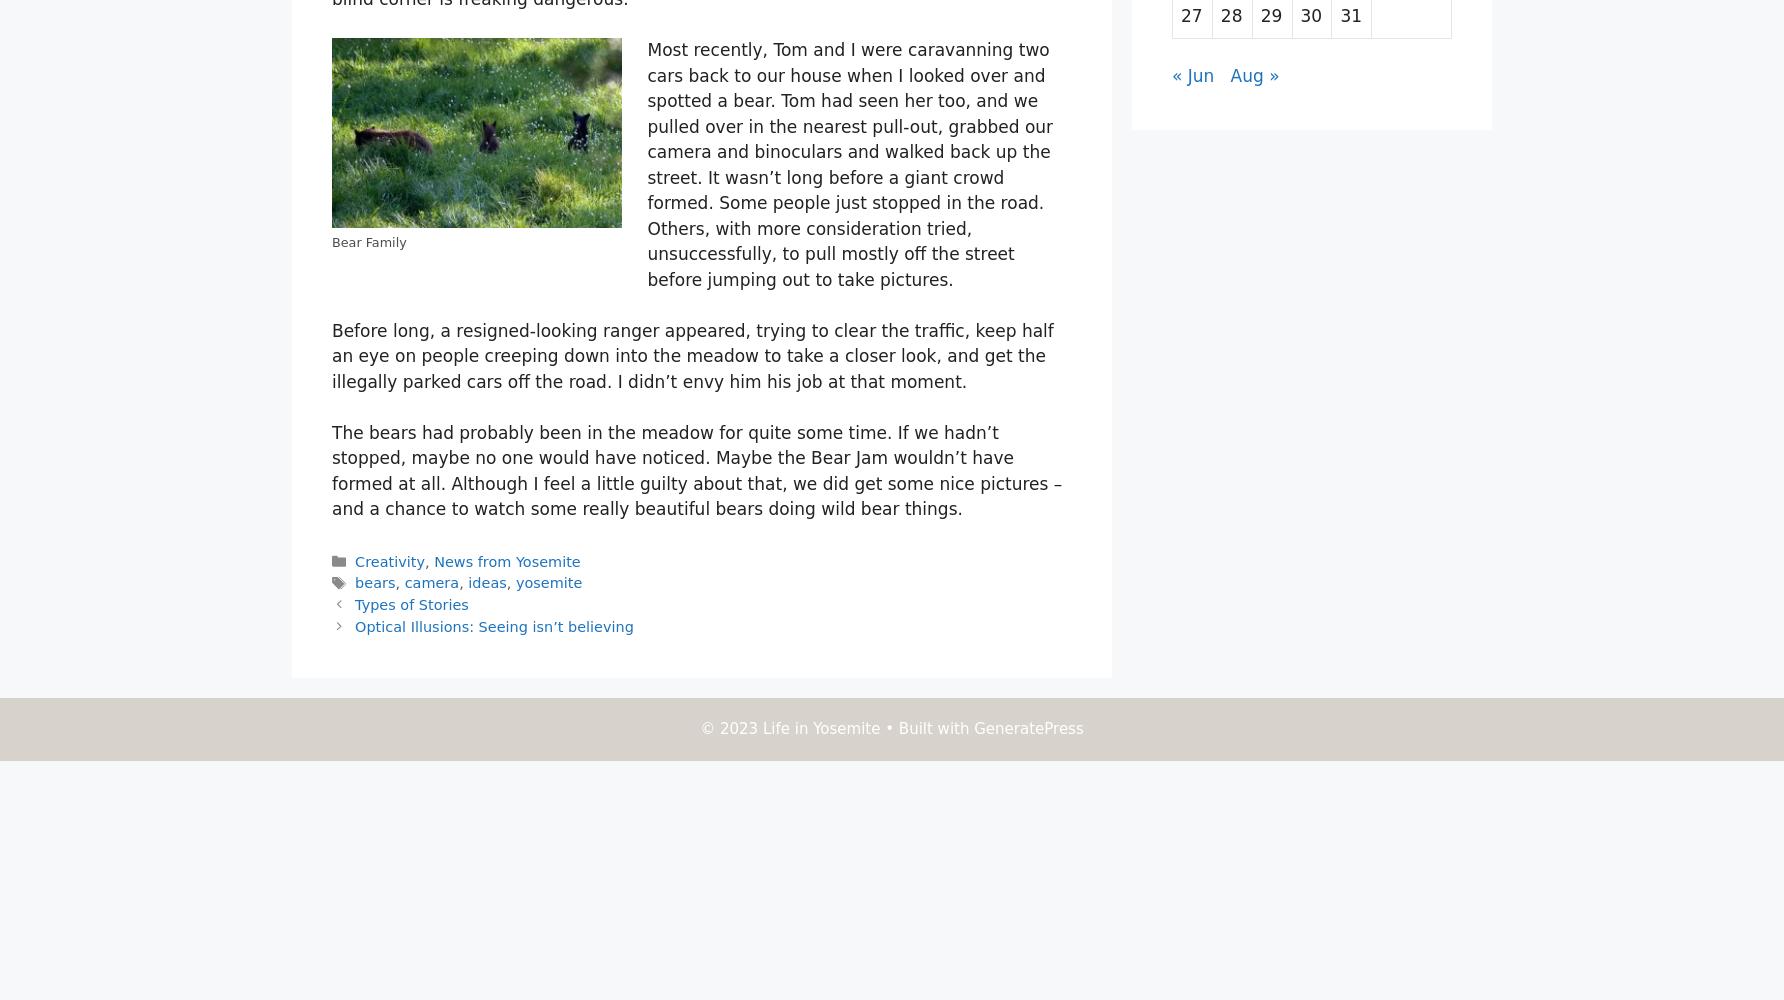 The width and height of the screenshot is (1784, 1000). I want to click on '« Jun', so click(1192, 75).